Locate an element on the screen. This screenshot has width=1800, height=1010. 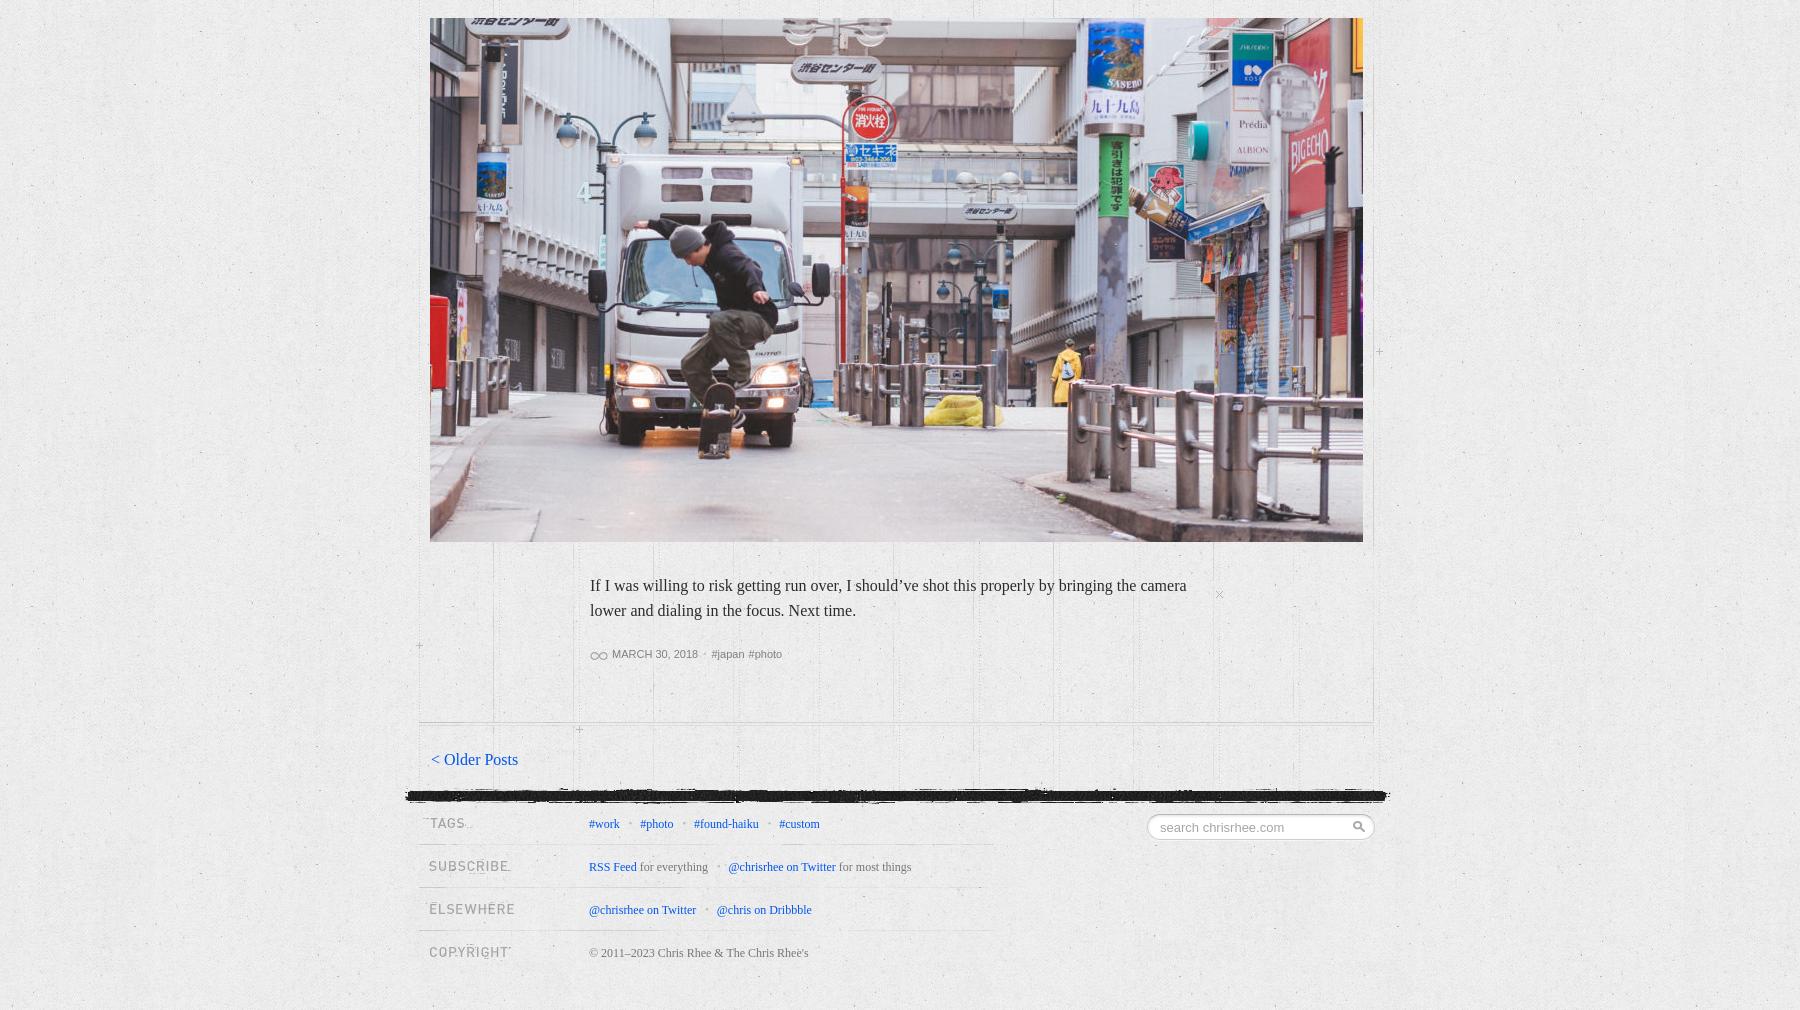
'#found-haiku' is located at coordinates (724, 823).